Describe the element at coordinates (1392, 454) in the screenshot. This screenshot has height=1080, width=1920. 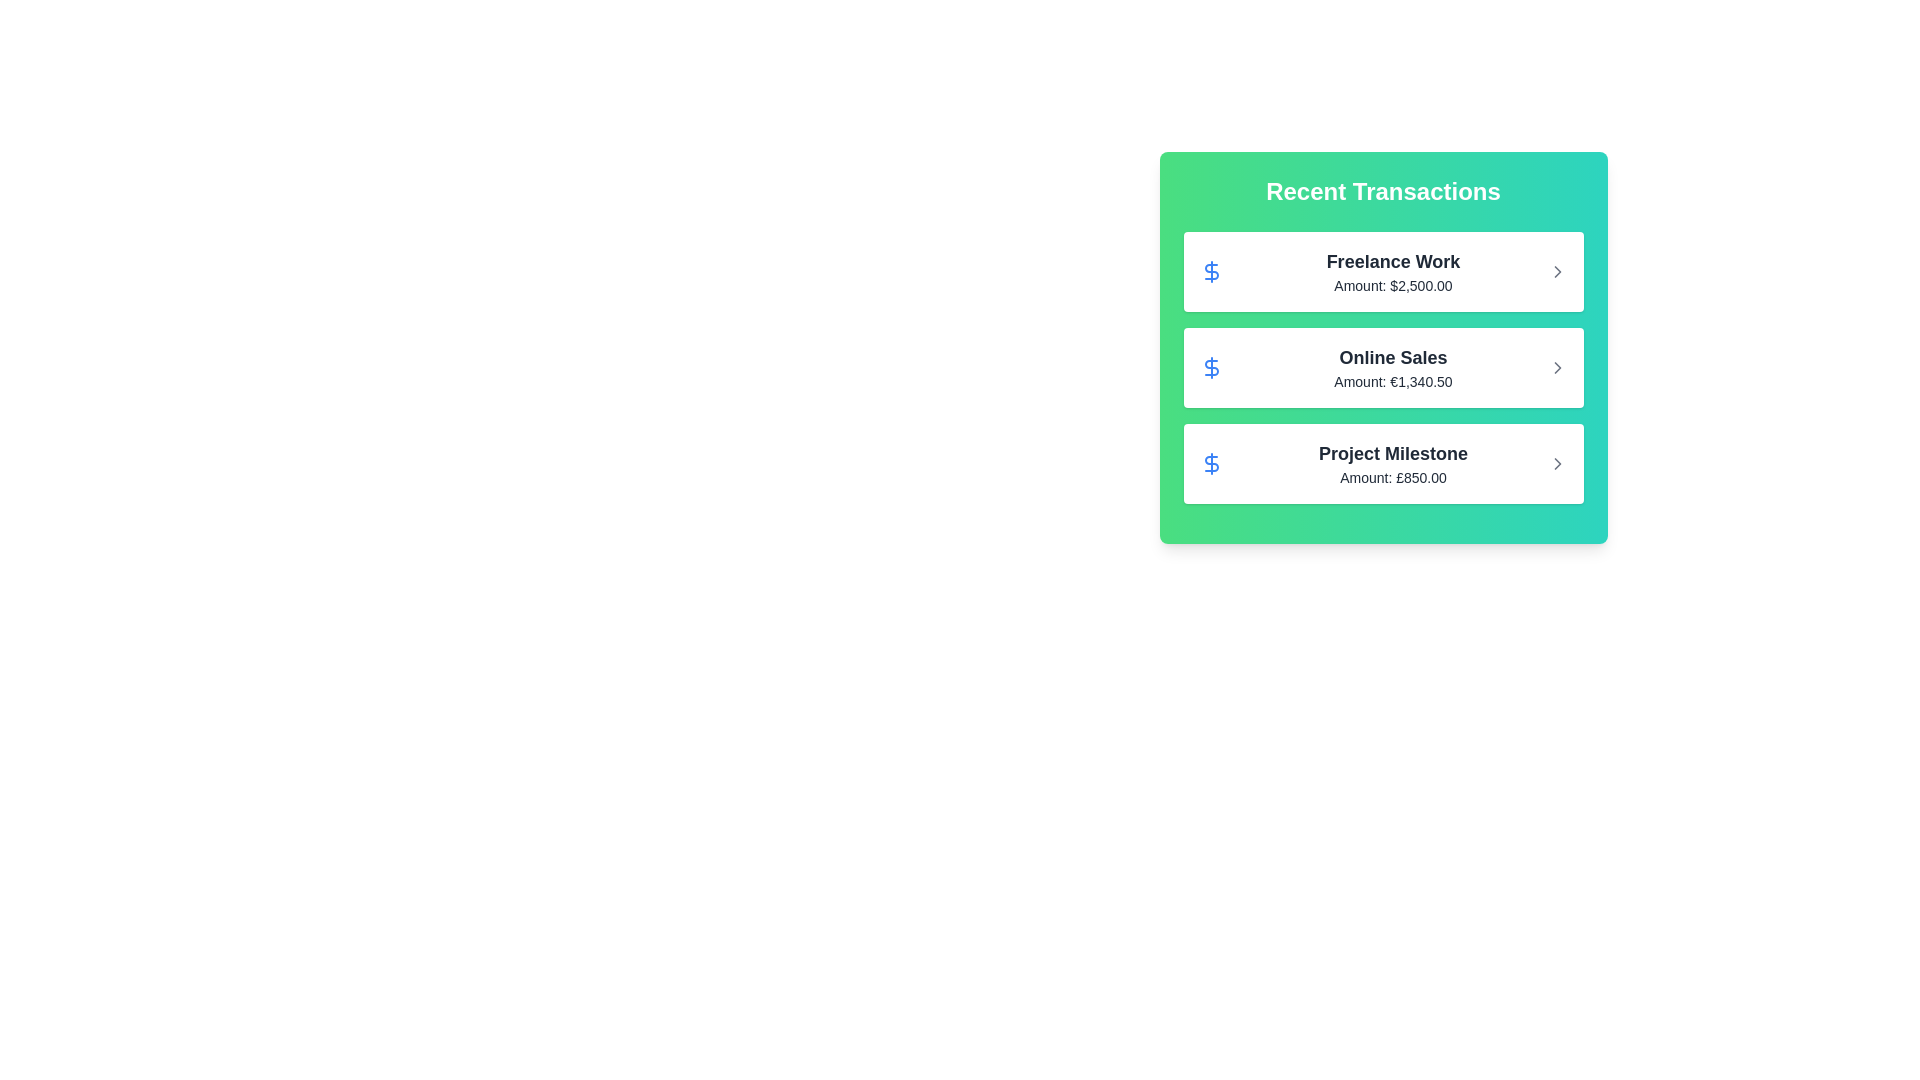
I see `the transaction using the text label located` at that location.